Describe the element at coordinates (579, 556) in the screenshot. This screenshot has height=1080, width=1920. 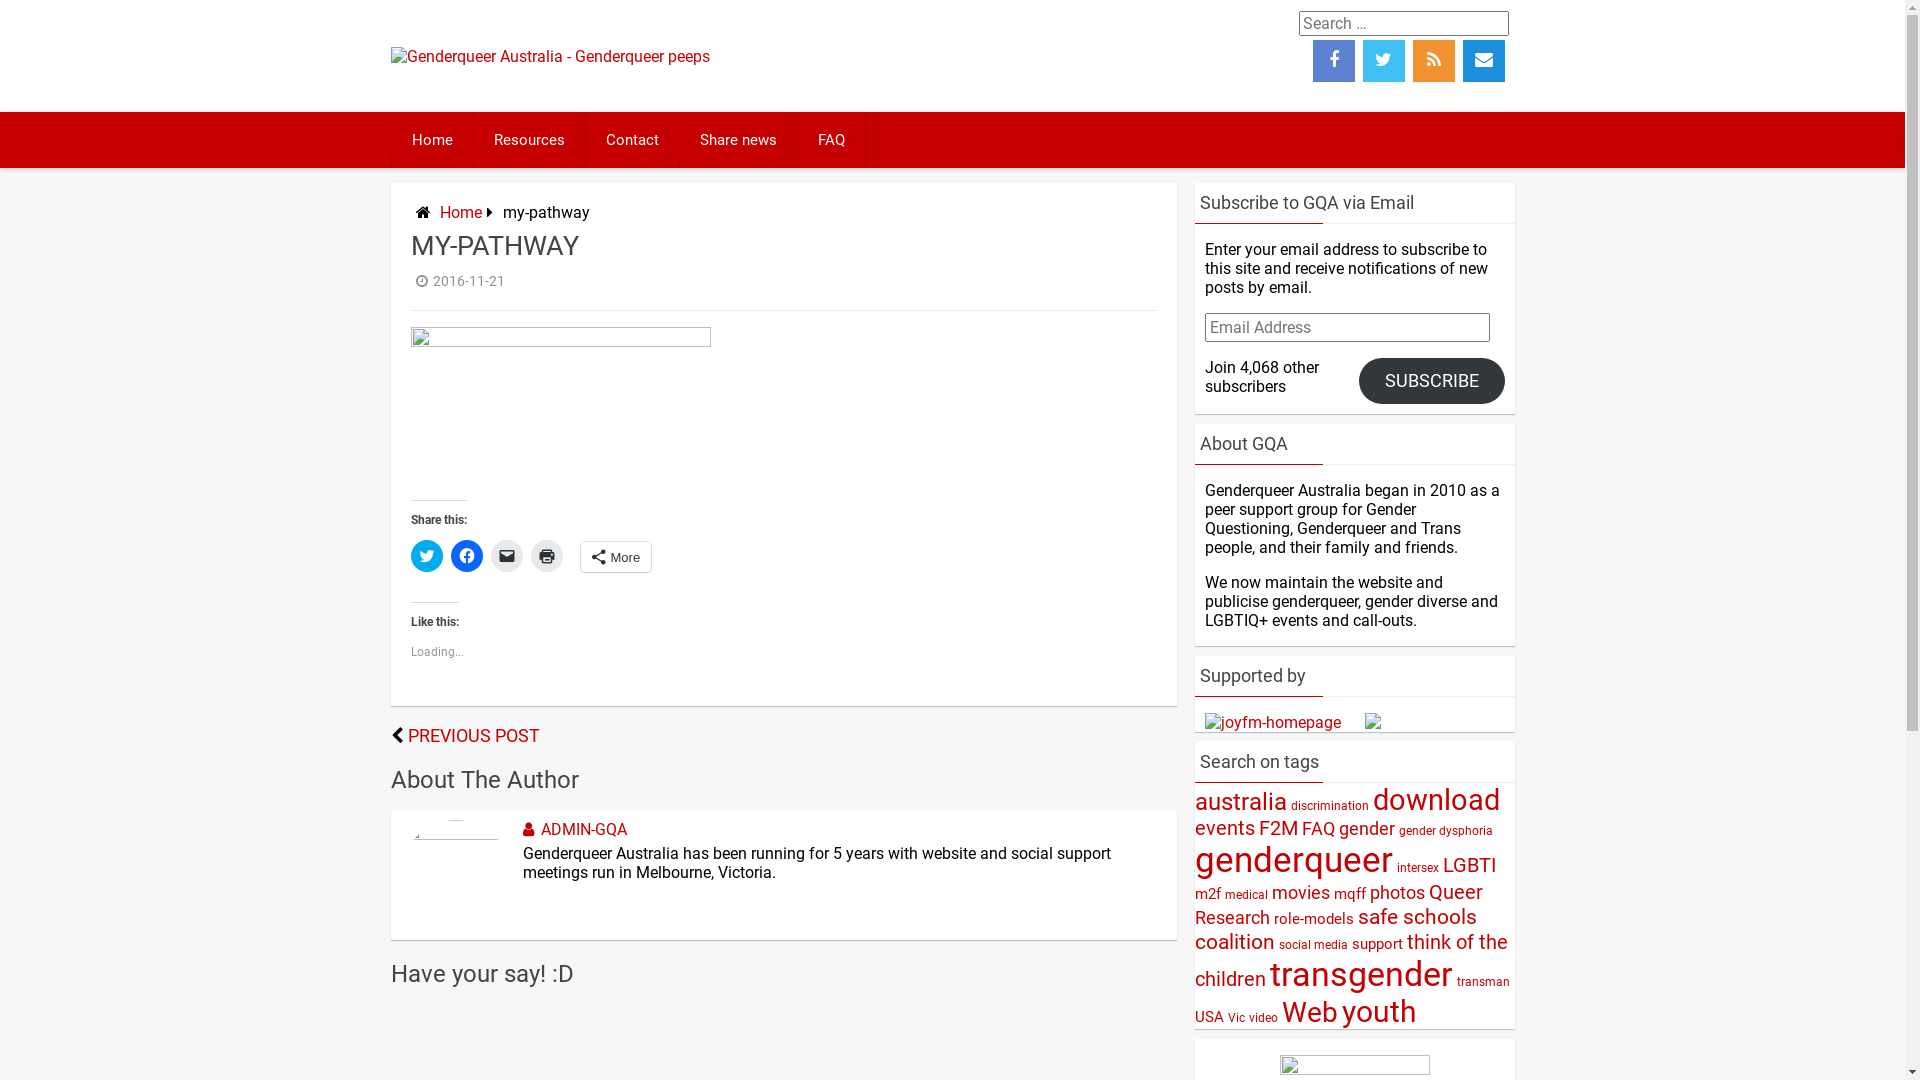
I see `'More'` at that location.